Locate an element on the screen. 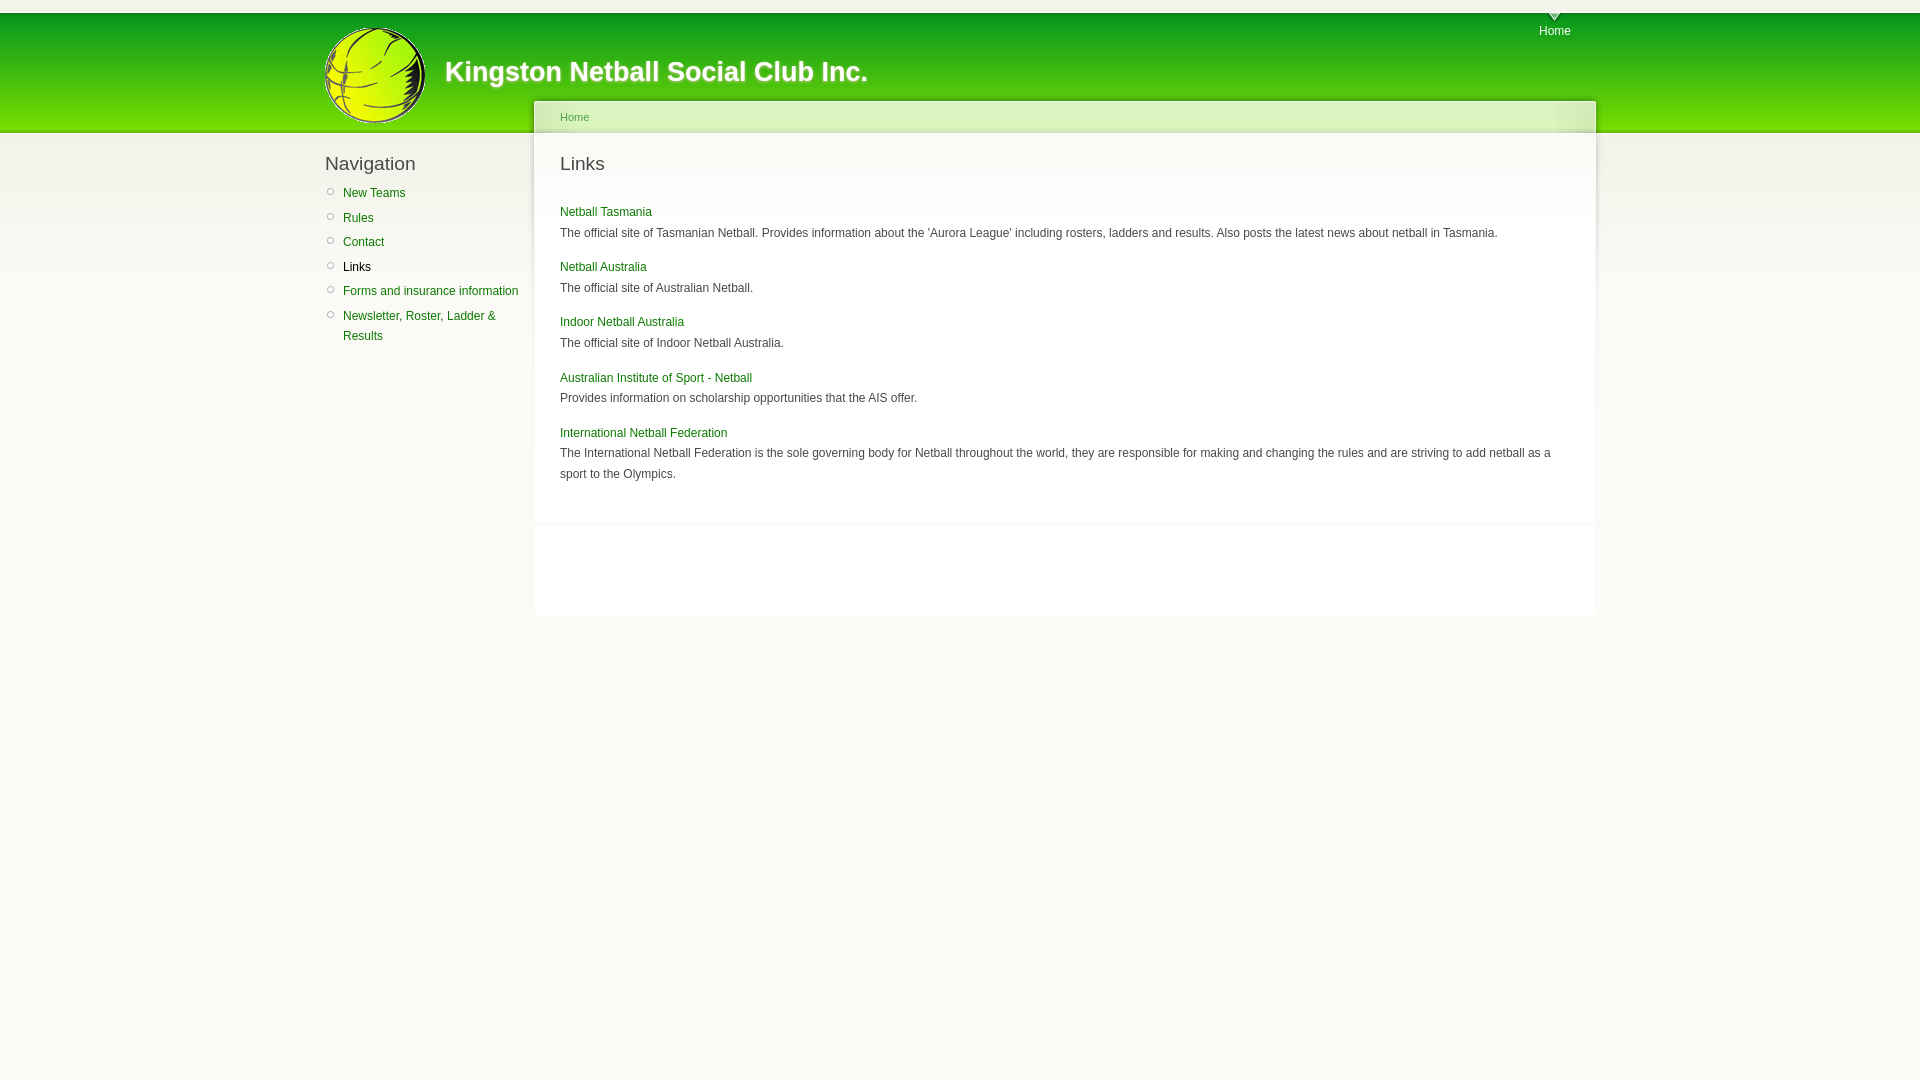 This screenshot has height=1080, width=1920. 'Home' is located at coordinates (560, 116).